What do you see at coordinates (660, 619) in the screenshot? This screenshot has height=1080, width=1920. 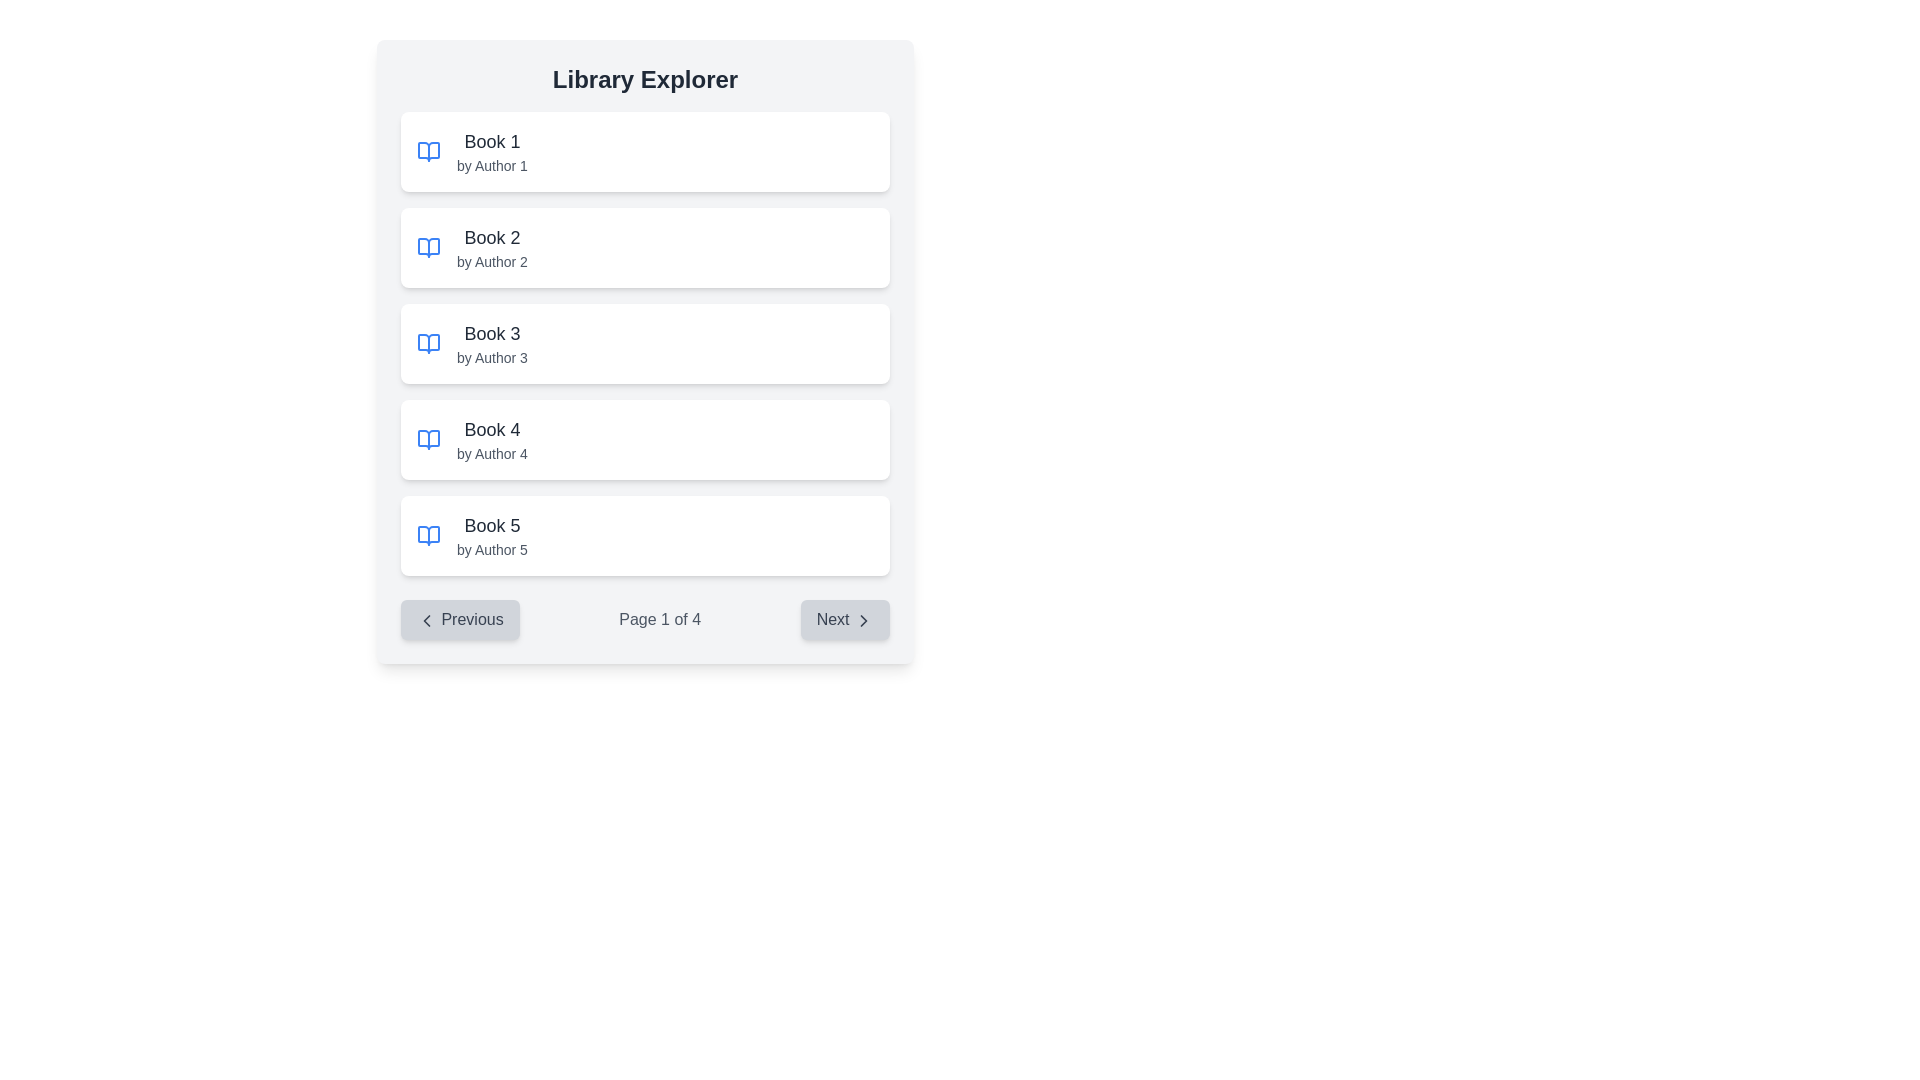 I see `information displayed on the text label 'Page 1 of 4' located at the center of the pagination section` at bounding box center [660, 619].